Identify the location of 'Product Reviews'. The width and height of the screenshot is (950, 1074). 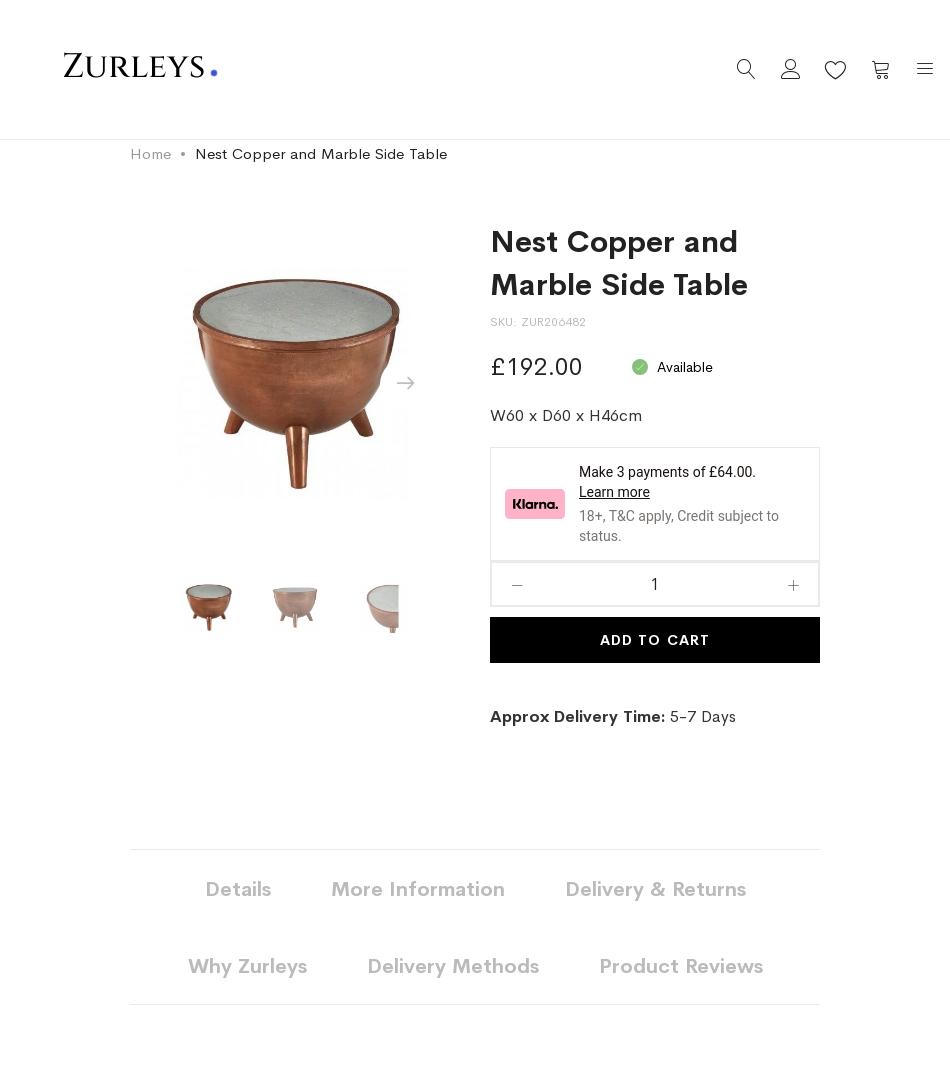
(680, 966).